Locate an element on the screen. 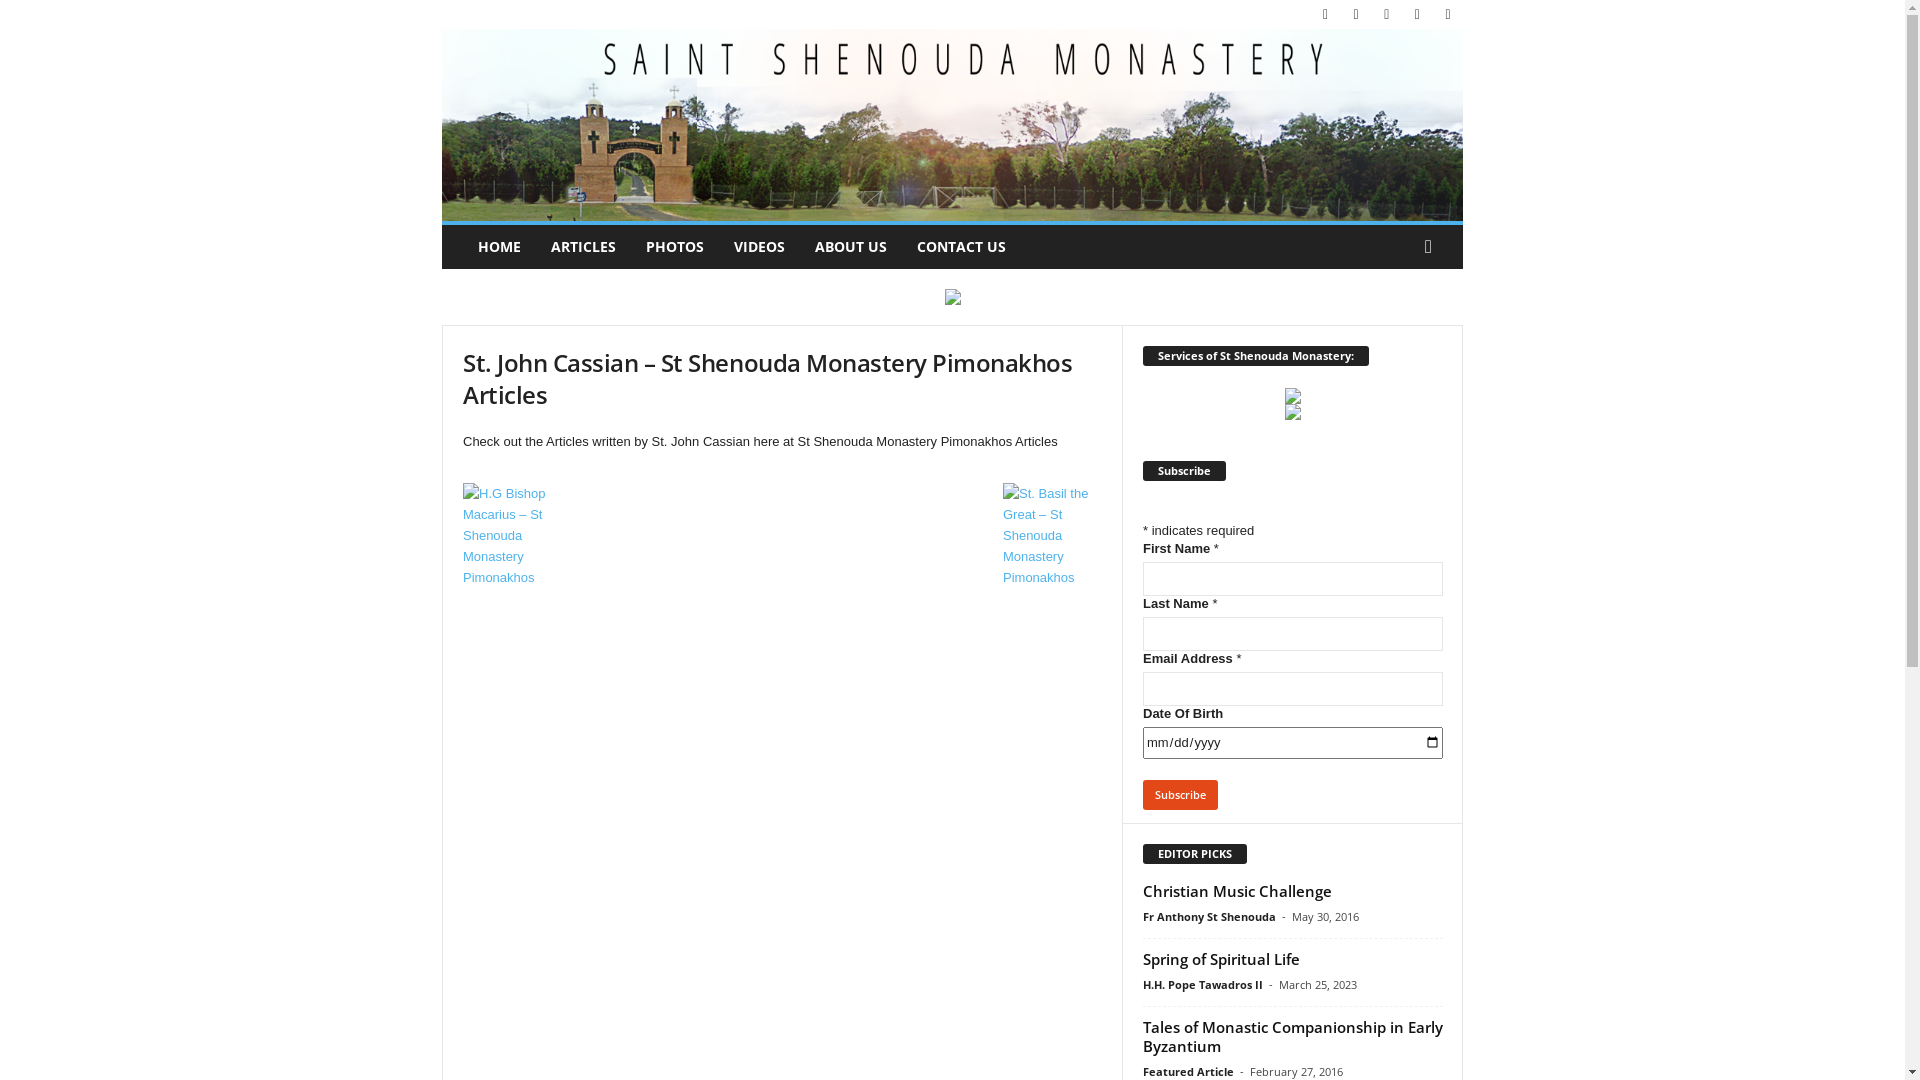 The height and width of the screenshot is (1080, 1920). 'ARTICLES' is located at coordinates (582, 245).